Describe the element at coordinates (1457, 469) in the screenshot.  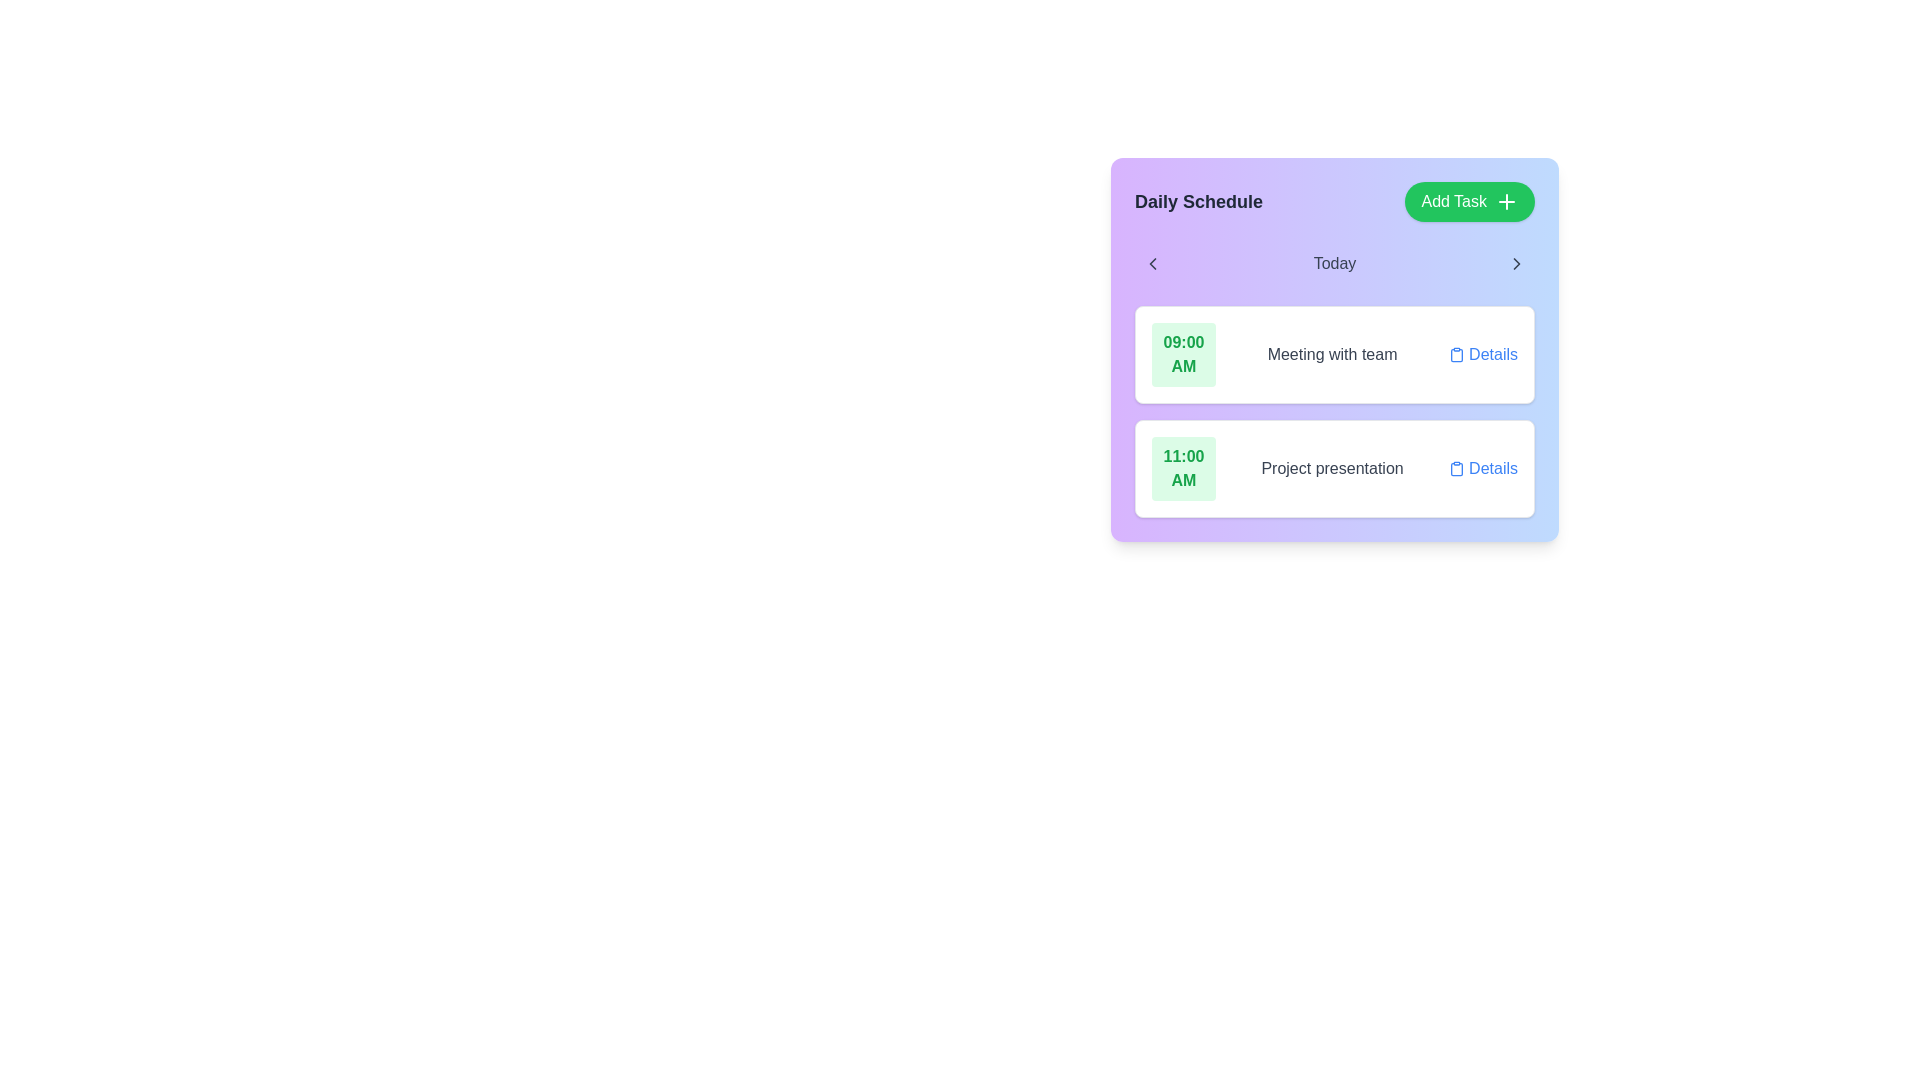
I see `the clipboard icon located to the left of the 'Details' text` at that location.